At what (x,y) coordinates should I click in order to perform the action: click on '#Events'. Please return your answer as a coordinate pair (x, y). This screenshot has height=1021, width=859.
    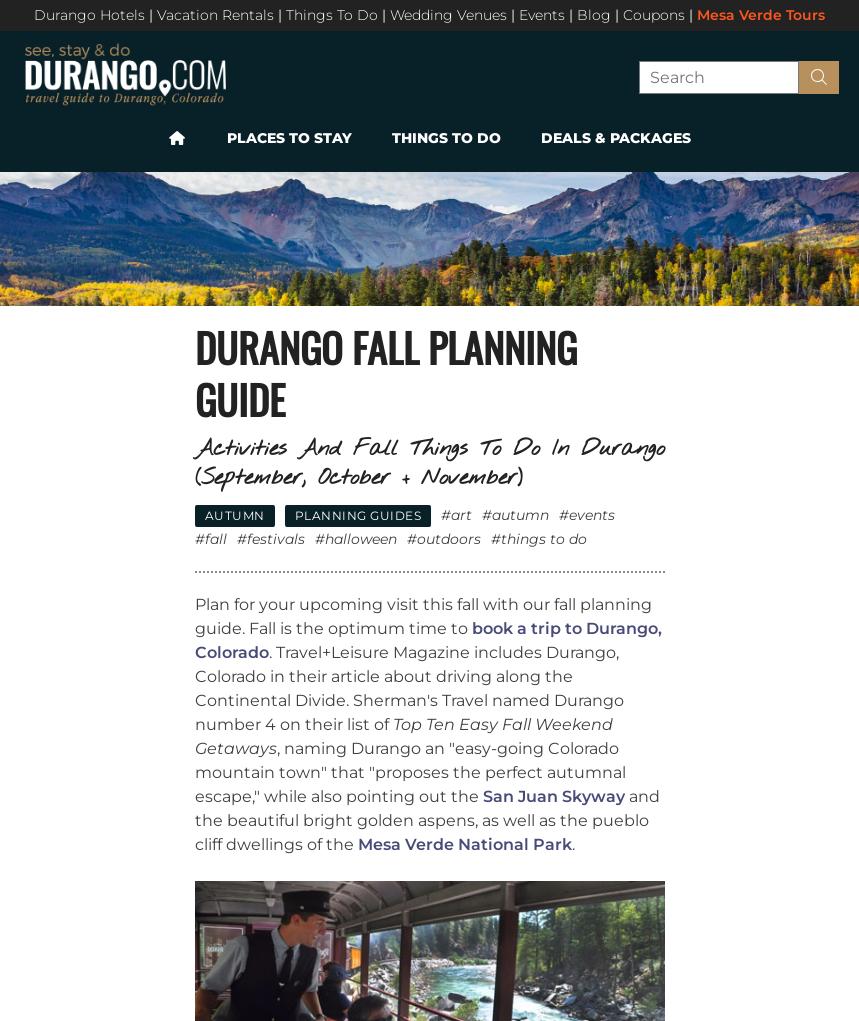
    Looking at the image, I should click on (587, 513).